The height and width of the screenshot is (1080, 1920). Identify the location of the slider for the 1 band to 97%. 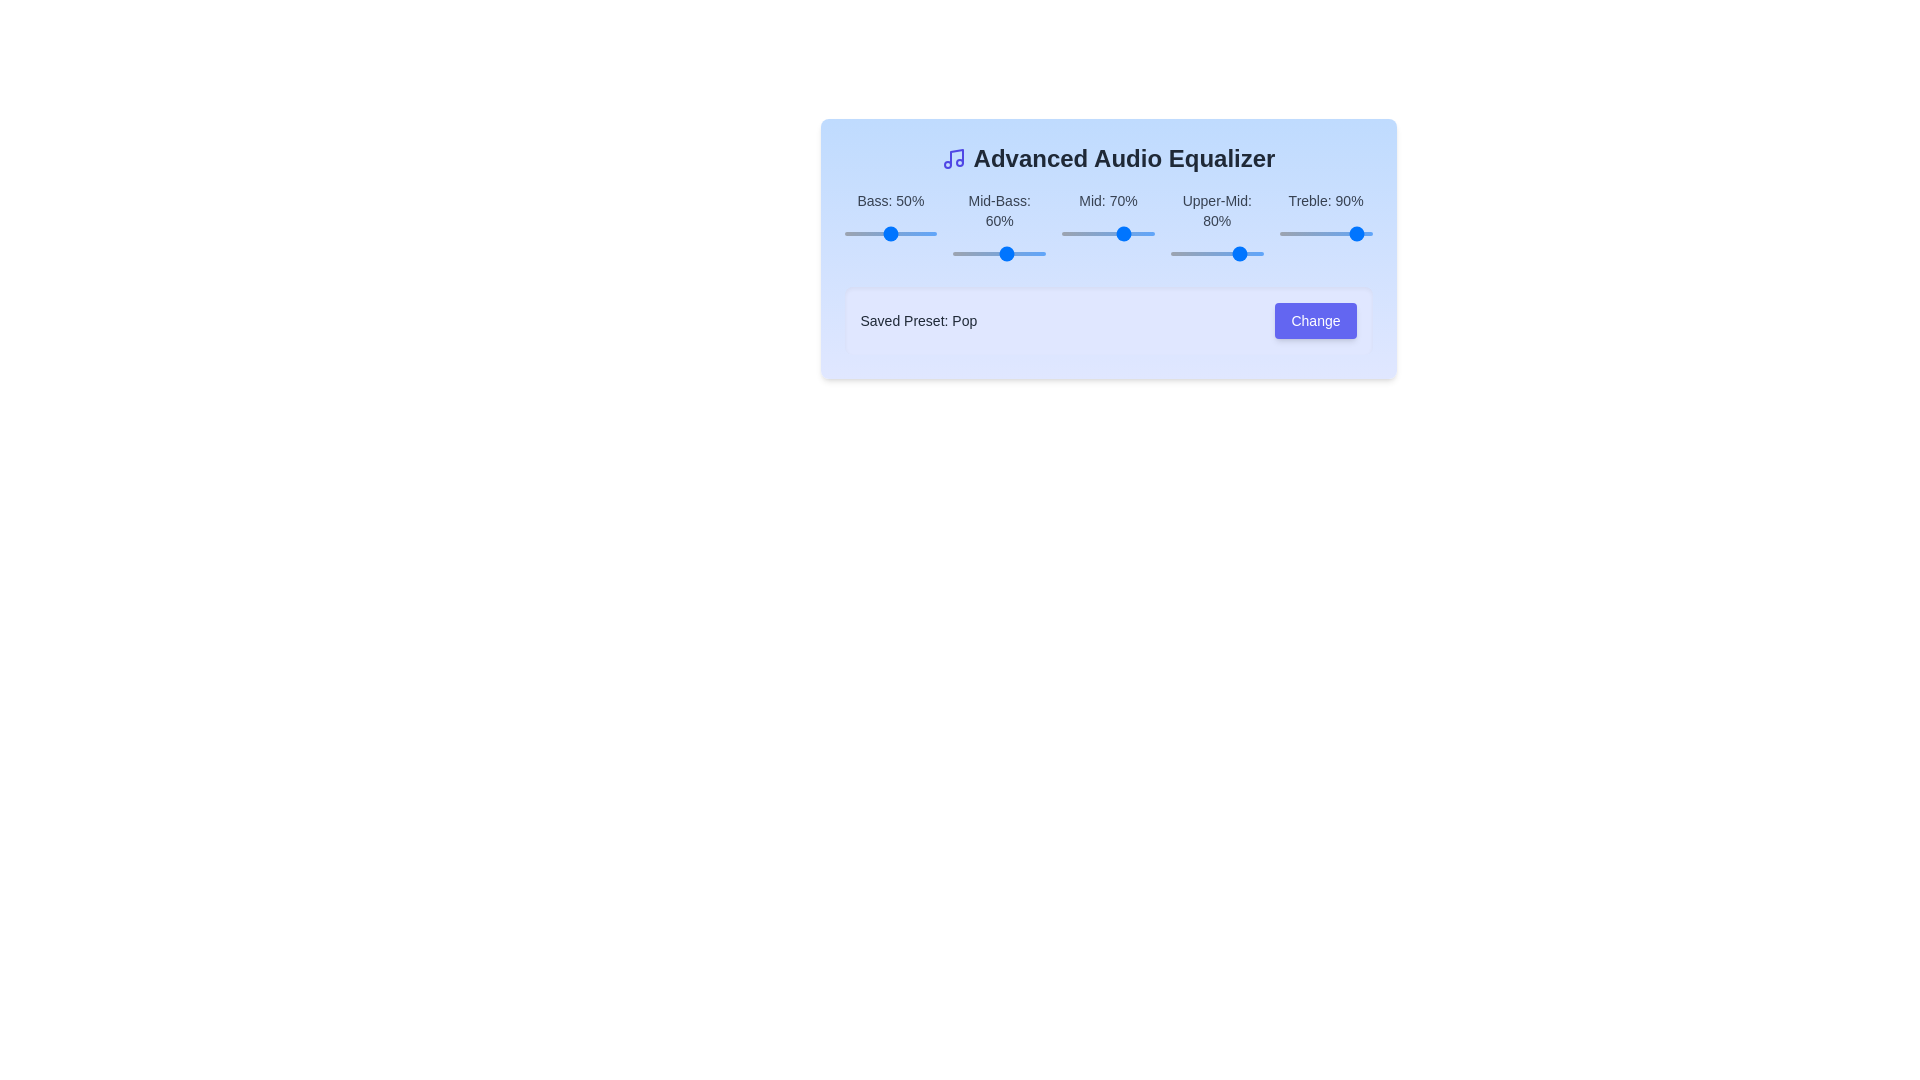
(1095, 253).